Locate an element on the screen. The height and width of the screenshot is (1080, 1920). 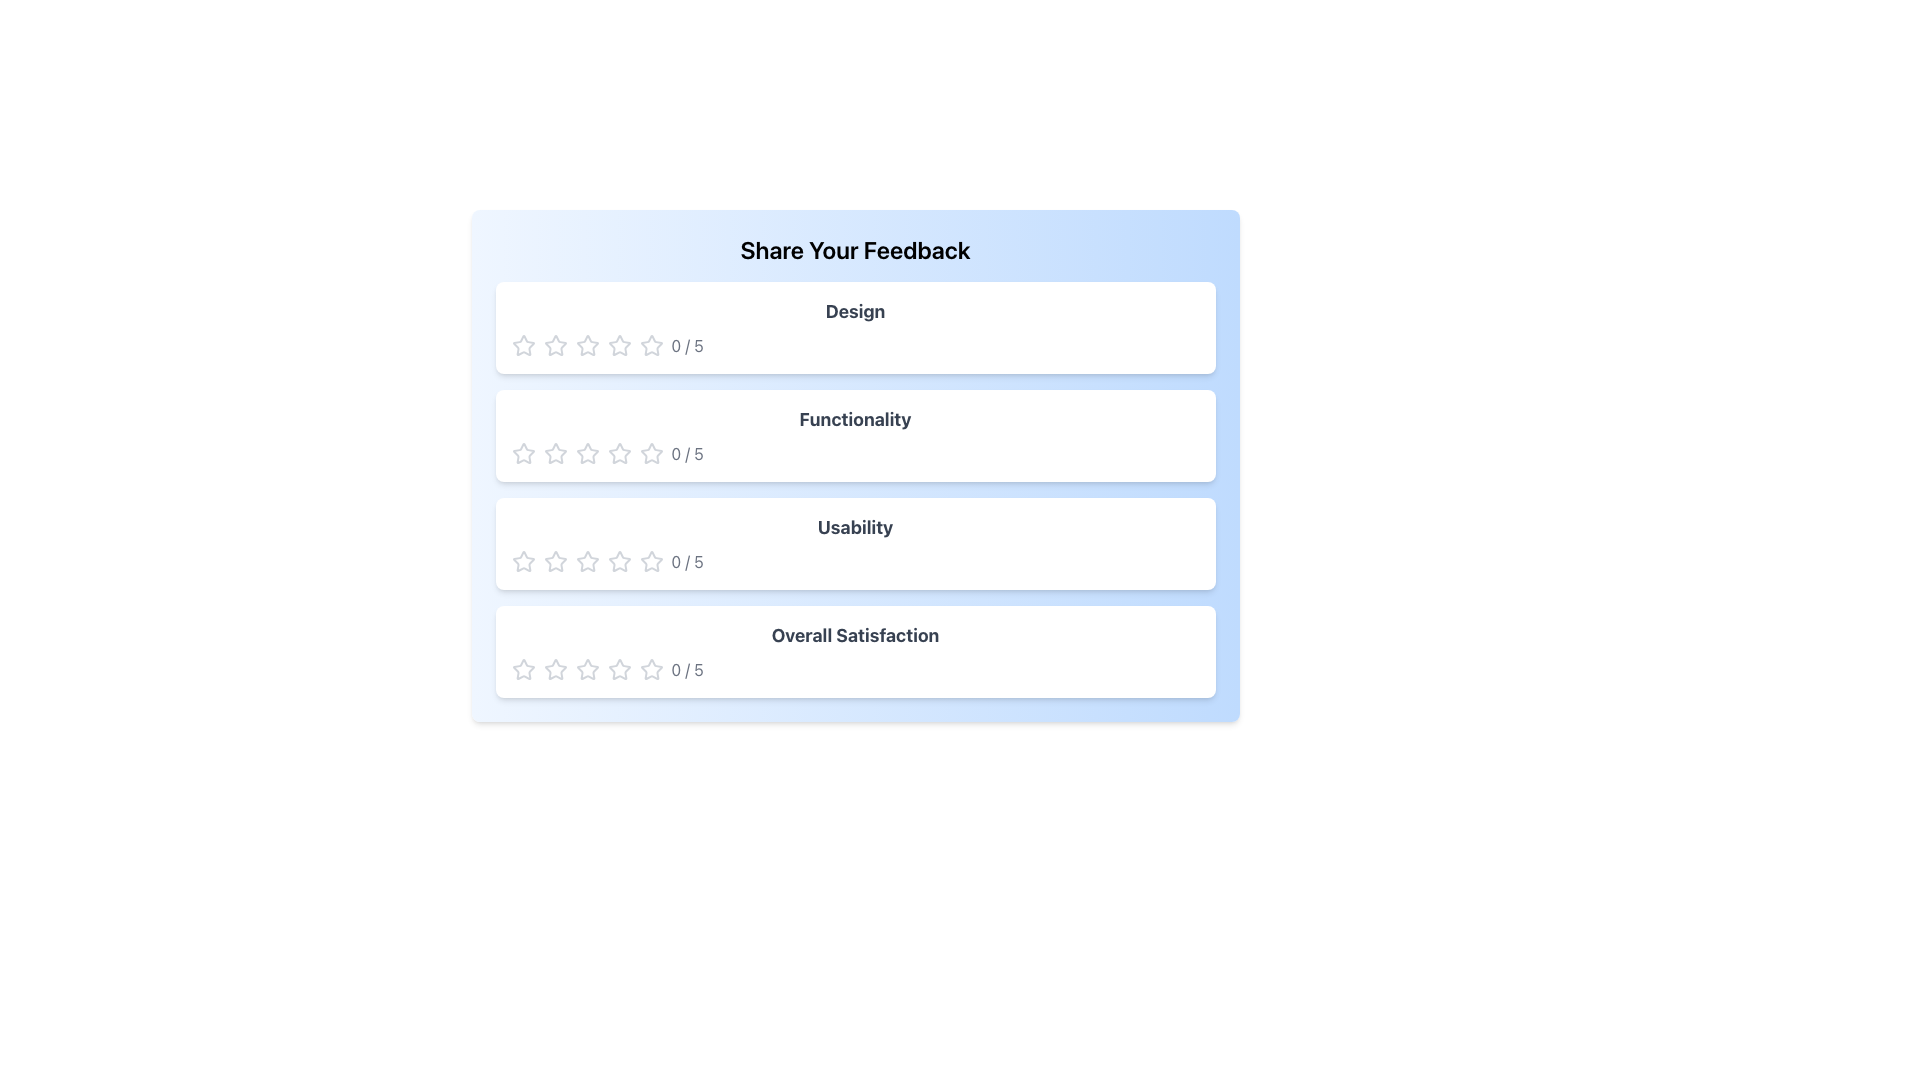
the first star-shaped rating icon in the 'Usability' feedback section is located at coordinates (523, 562).